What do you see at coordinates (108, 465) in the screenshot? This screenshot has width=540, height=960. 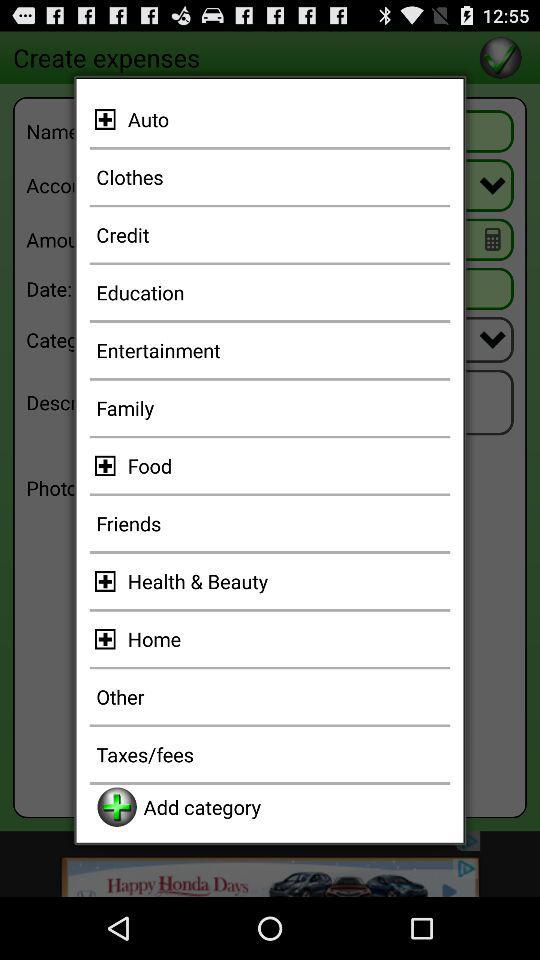 I see `expplore food catregory option` at bounding box center [108, 465].